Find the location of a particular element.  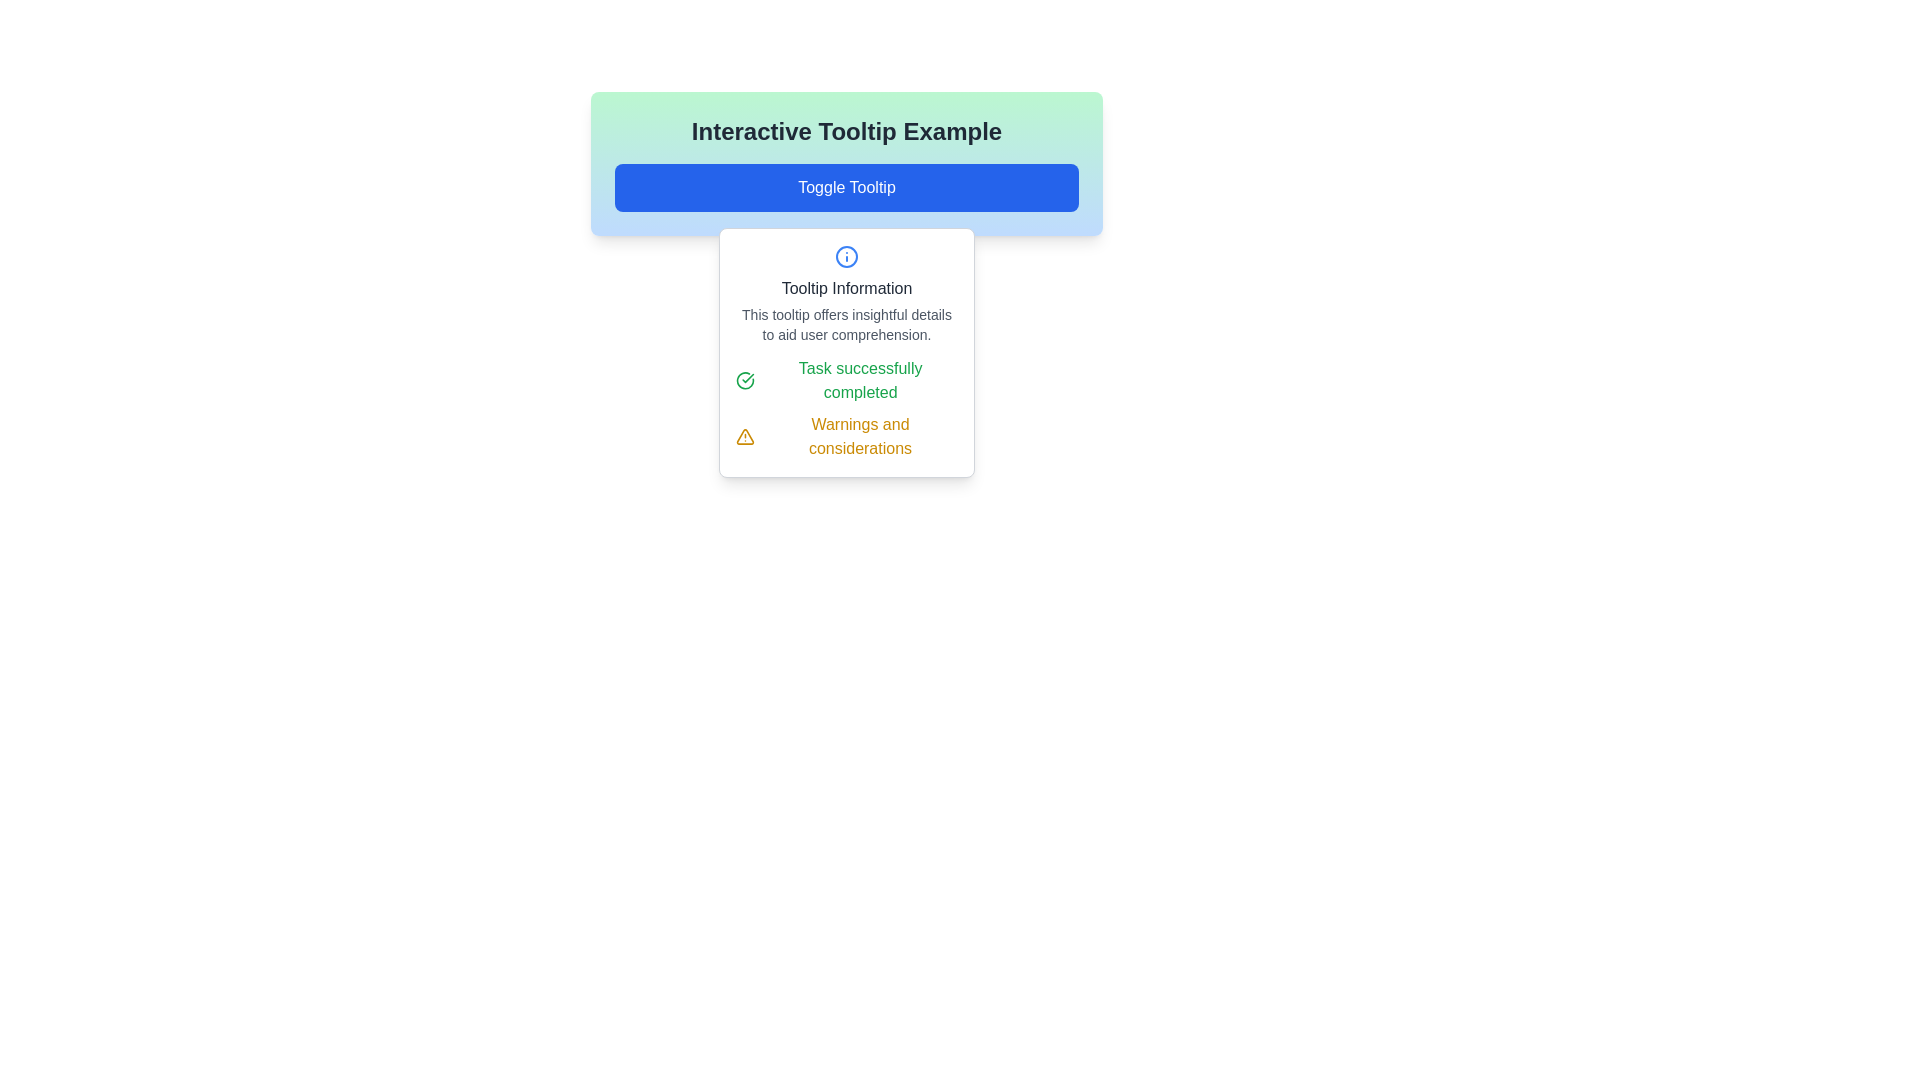

the area surrounding the Status message with icon located below the heading 'Tooltip Information' in the tooltip box, as it is interactive is located at coordinates (846, 381).